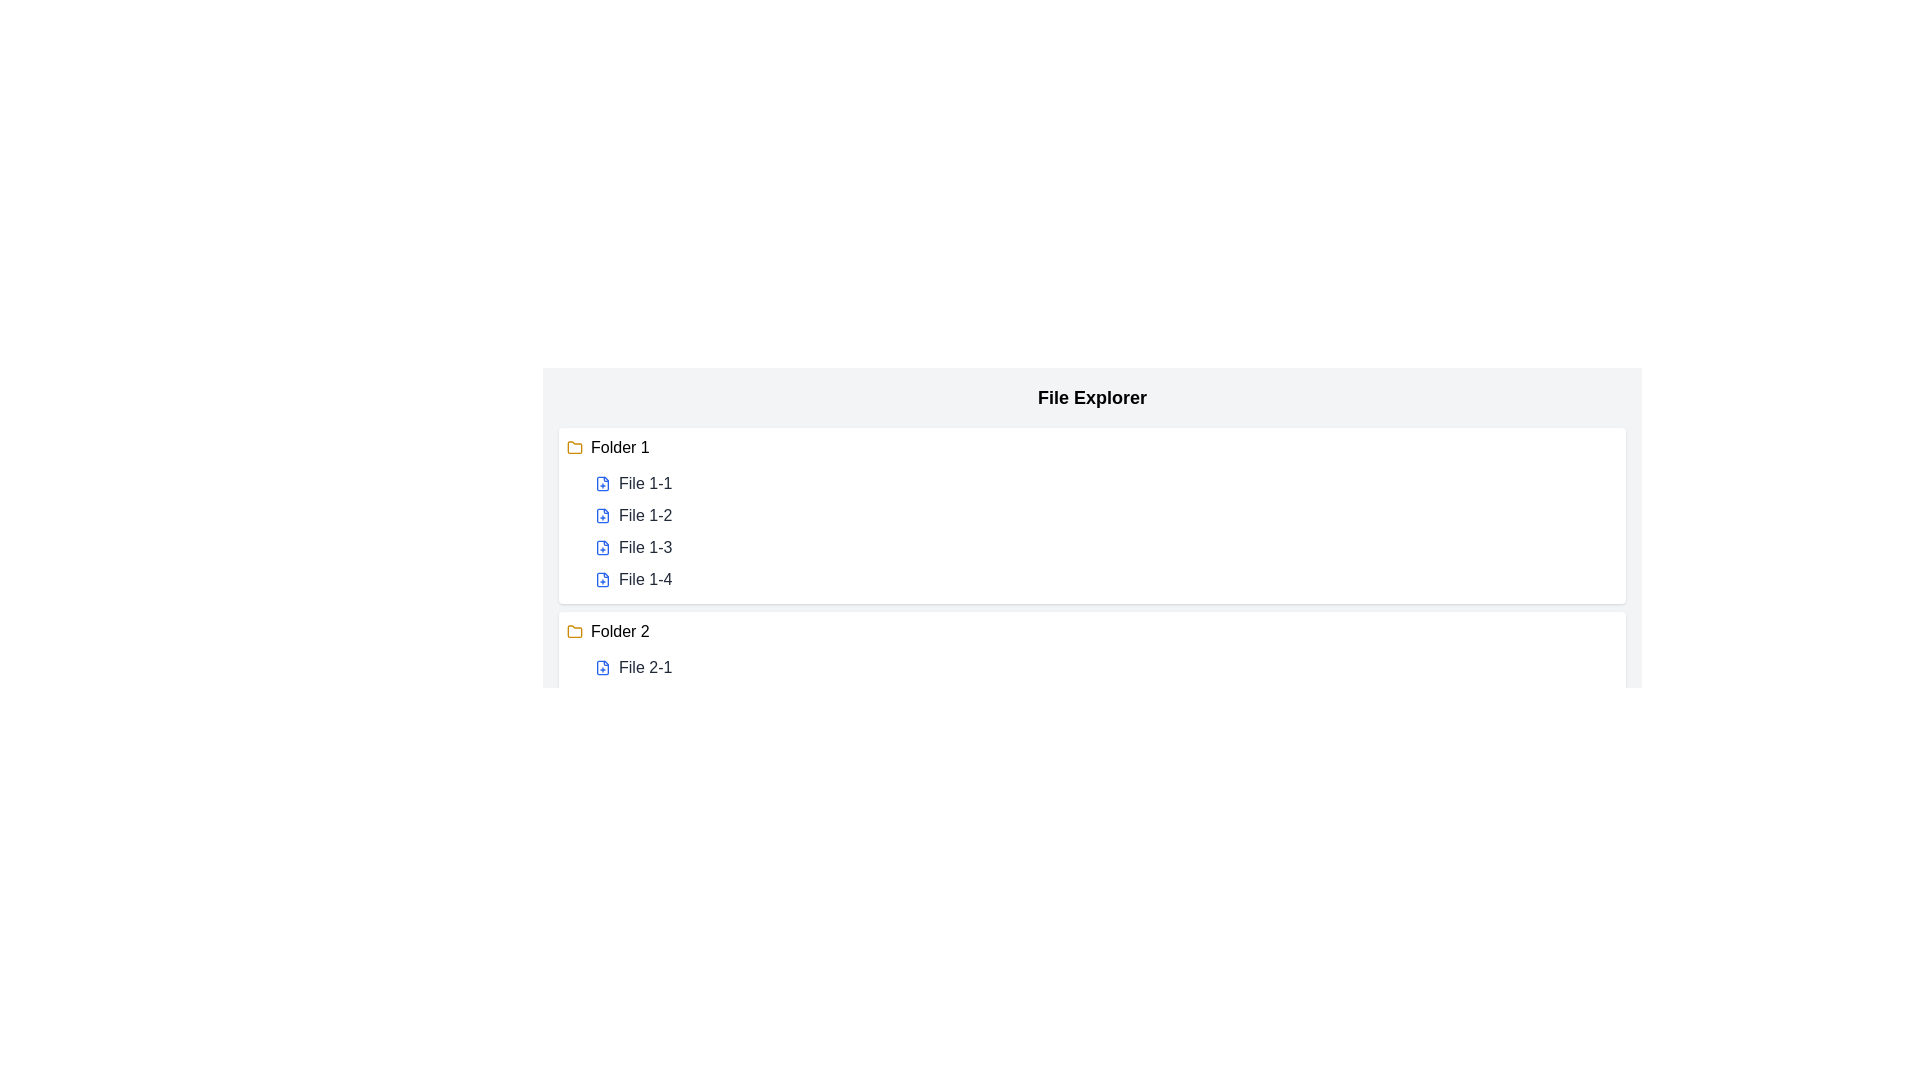  What do you see at coordinates (645, 483) in the screenshot?
I see `the text label representing the file 'File 1-1' within the 'Folder 1' in the file explorer` at bounding box center [645, 483].